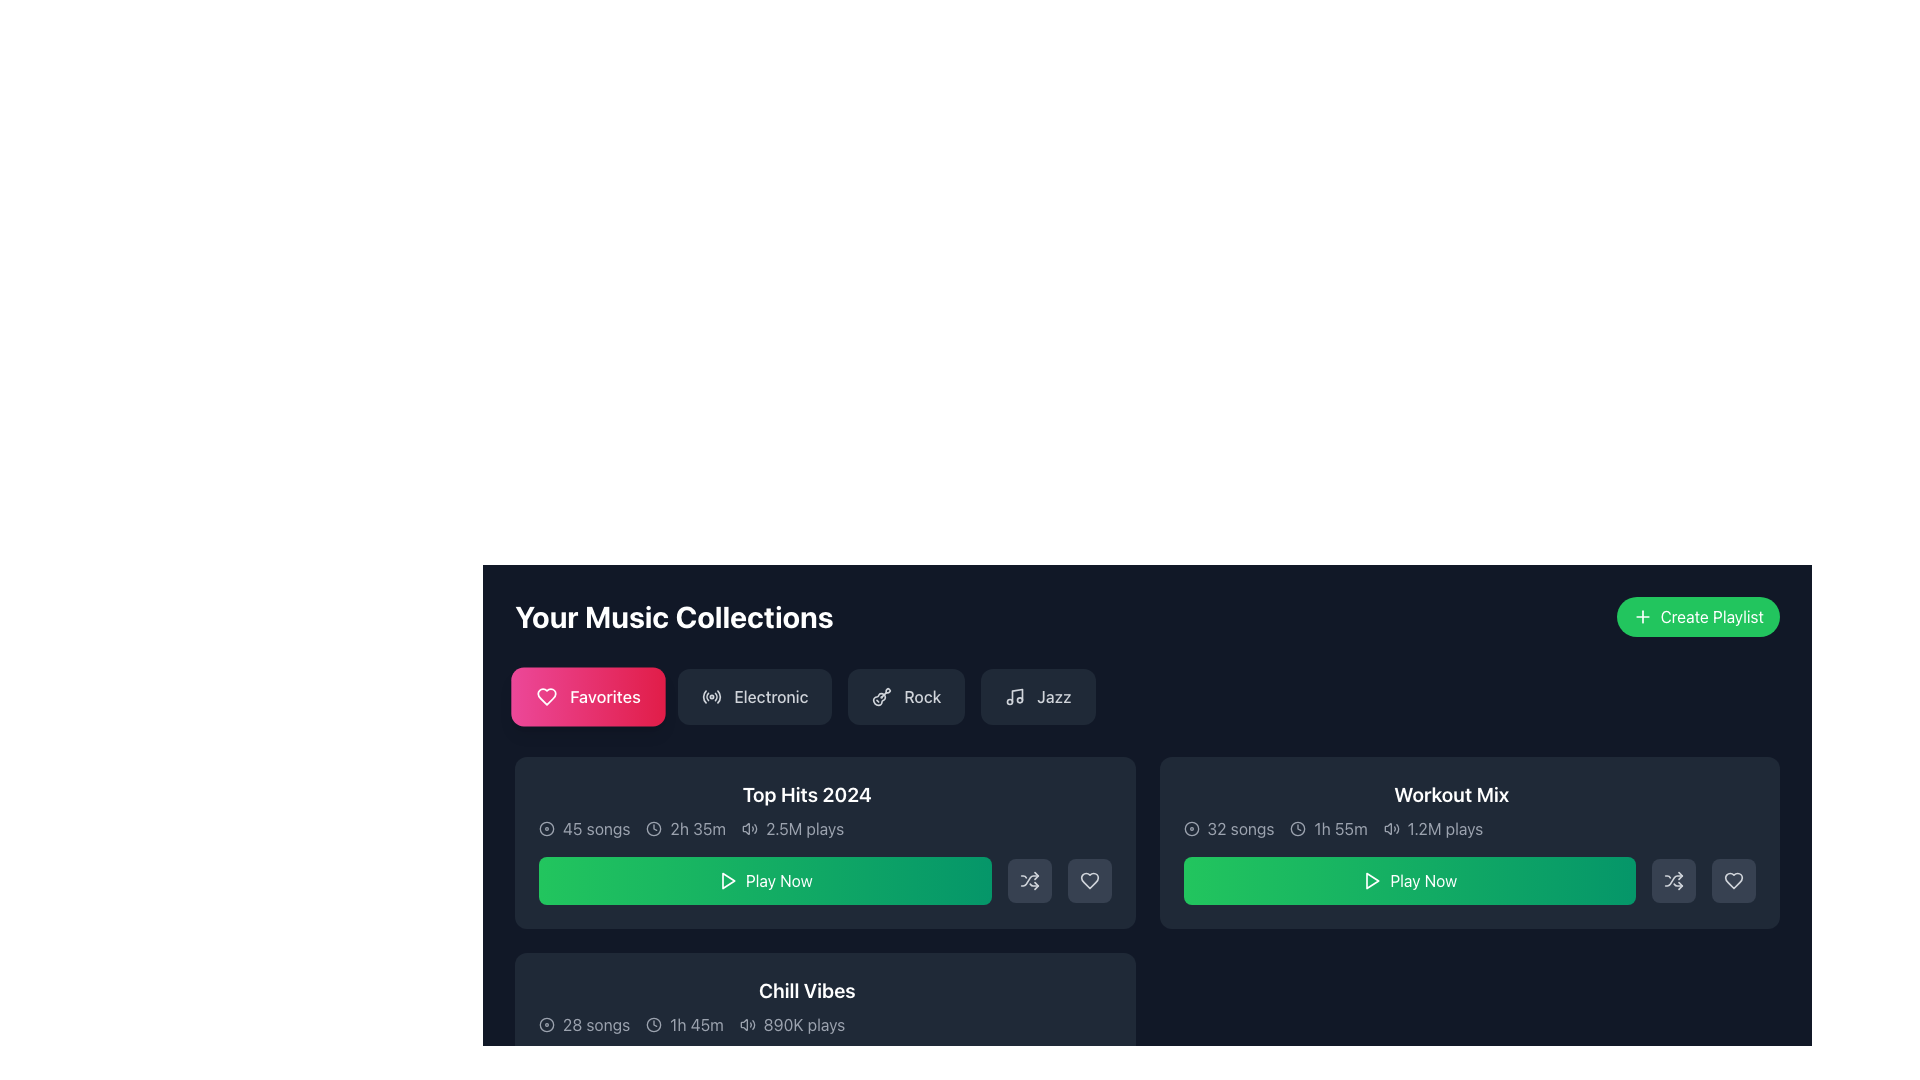 This screenshot has height=1080, width=1920. What do you see at coordinates (1239, 829) in the screenshot?
I see `the text label displaying '32 songs', which is located to the right of a disc-shaped icon in the 'Workout Mix' section` at bounding box center [1239, 829].